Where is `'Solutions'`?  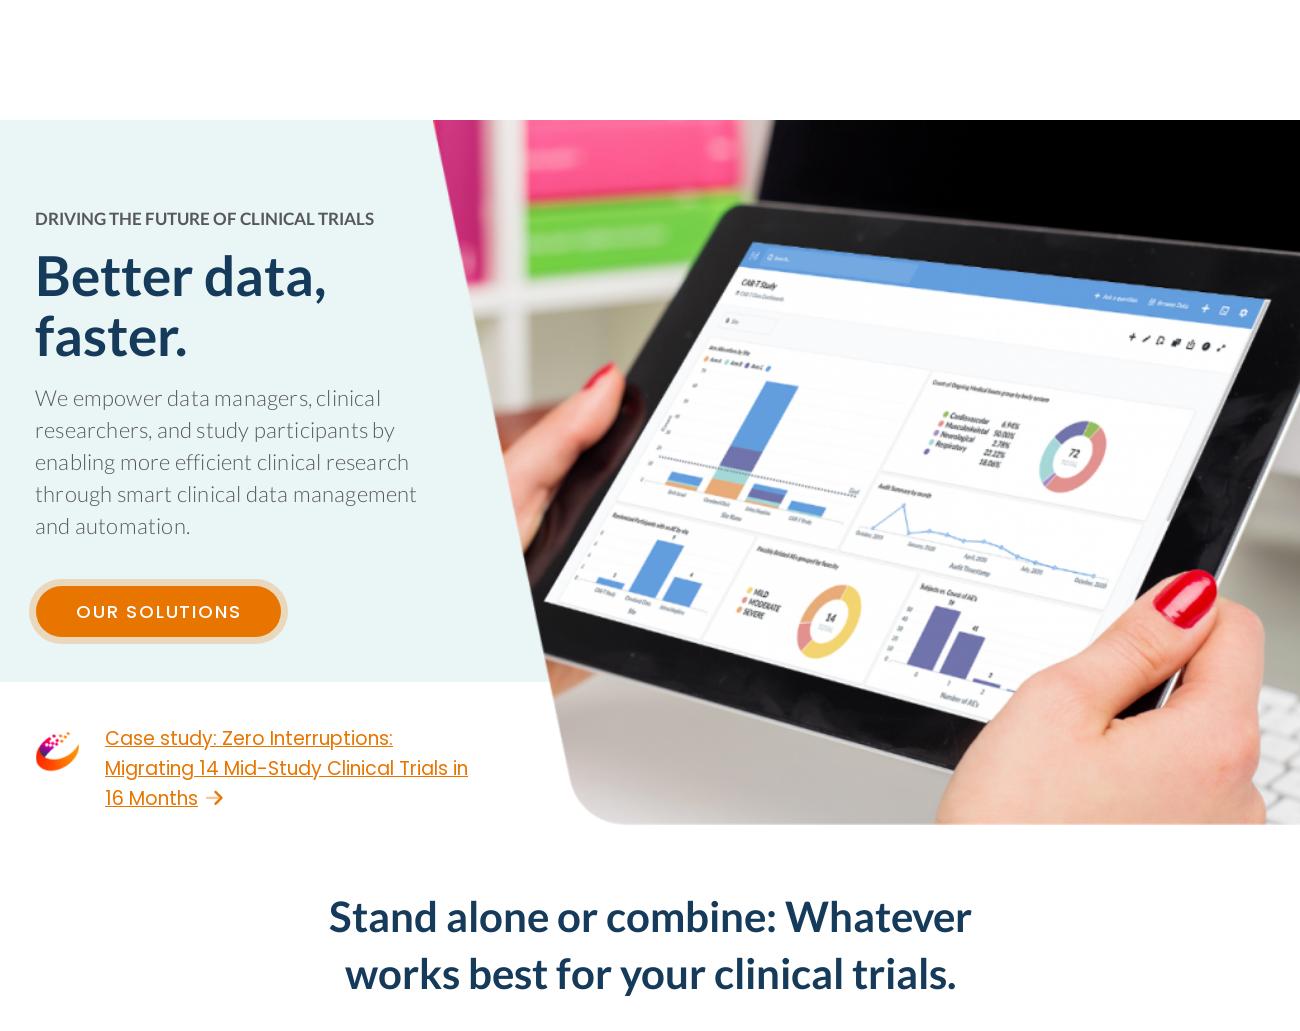
'Solutions' is located at coordinates (521, 60).